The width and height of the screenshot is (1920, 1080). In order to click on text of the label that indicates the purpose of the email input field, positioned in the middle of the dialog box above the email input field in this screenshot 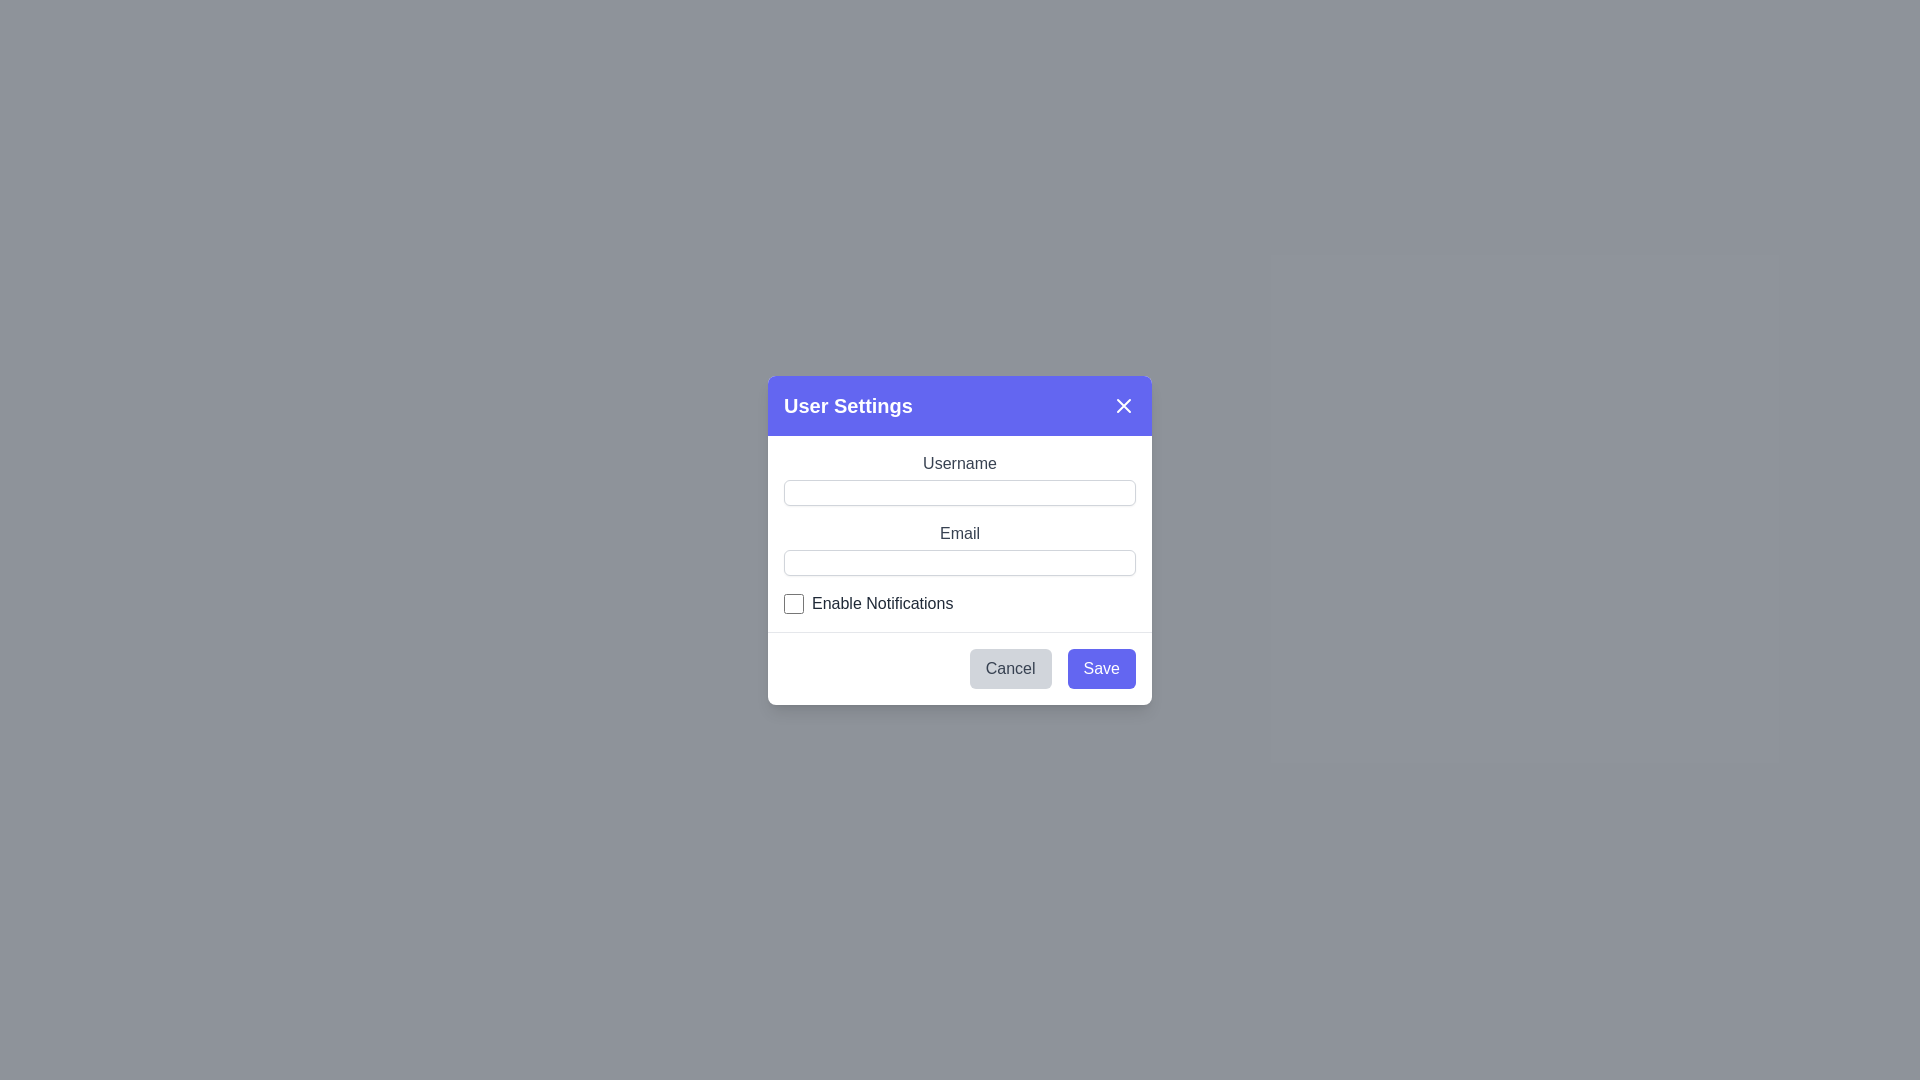, I will do `click(960, 531)`.